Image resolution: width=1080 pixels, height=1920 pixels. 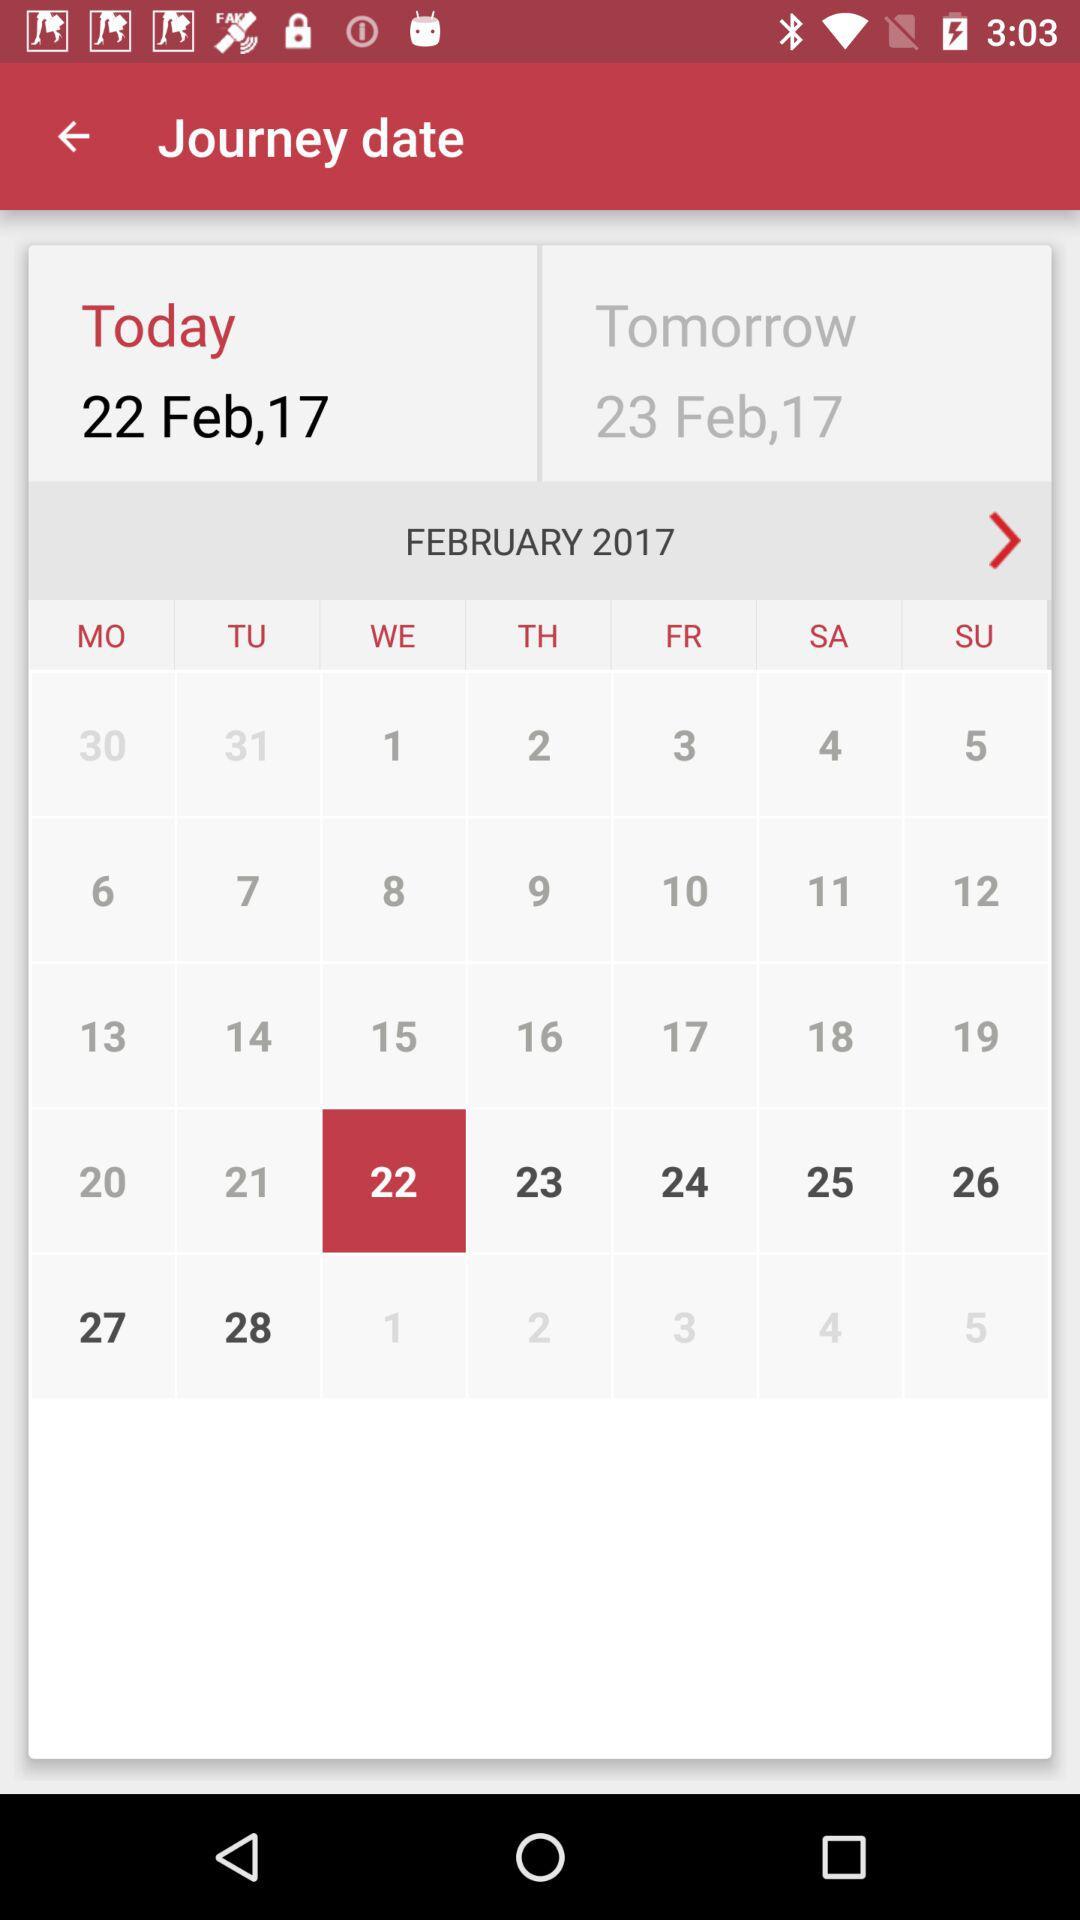 I want to click on move forward a month, so click(x=1005, y=540).